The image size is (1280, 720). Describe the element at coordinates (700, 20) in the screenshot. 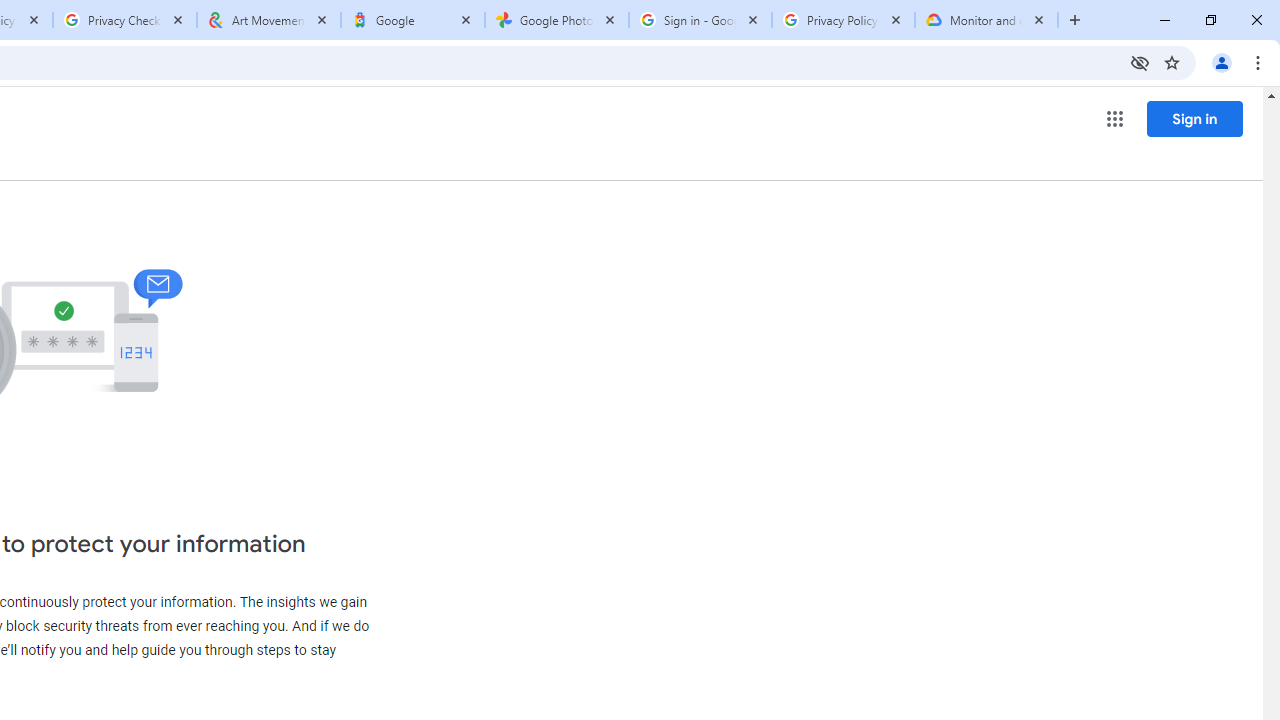

I see `'Sign in - Google Accounts'` at that location.